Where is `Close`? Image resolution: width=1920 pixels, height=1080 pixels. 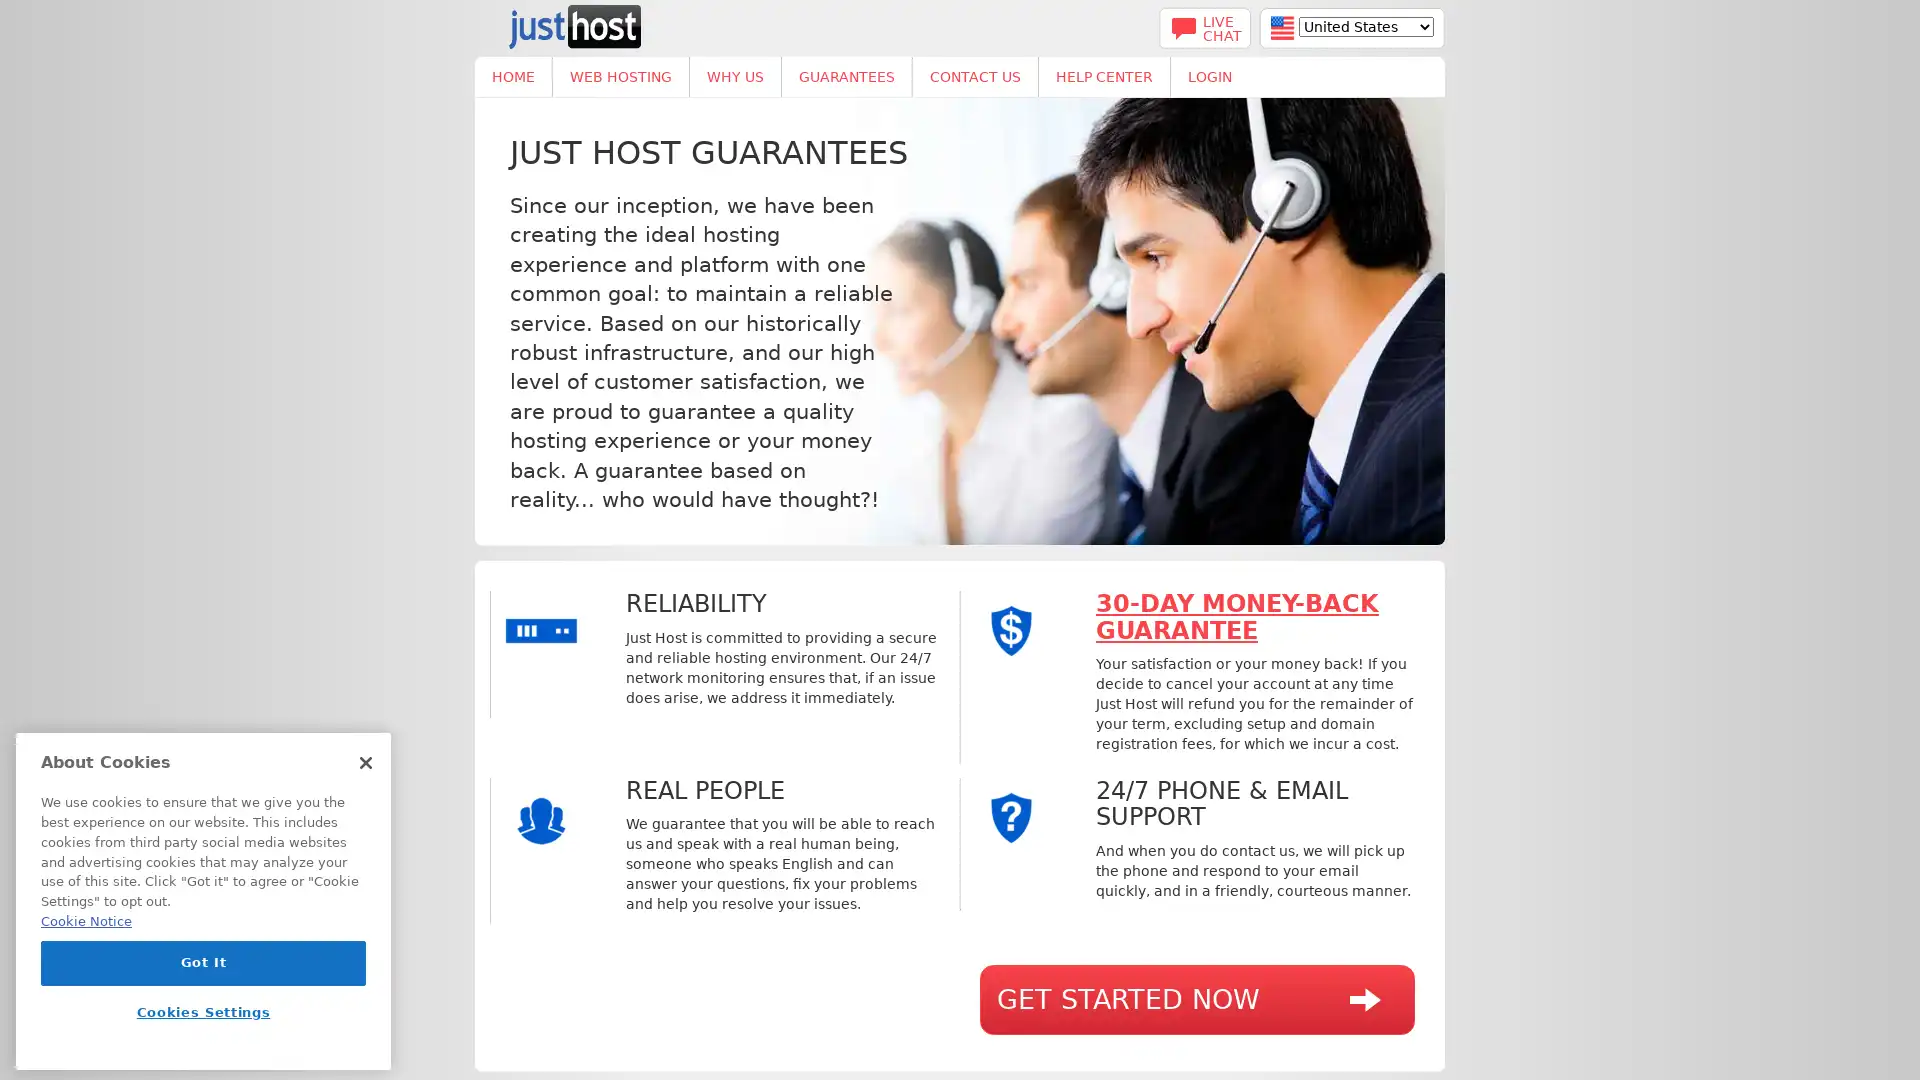
Close is located at coordinates (365, 763).